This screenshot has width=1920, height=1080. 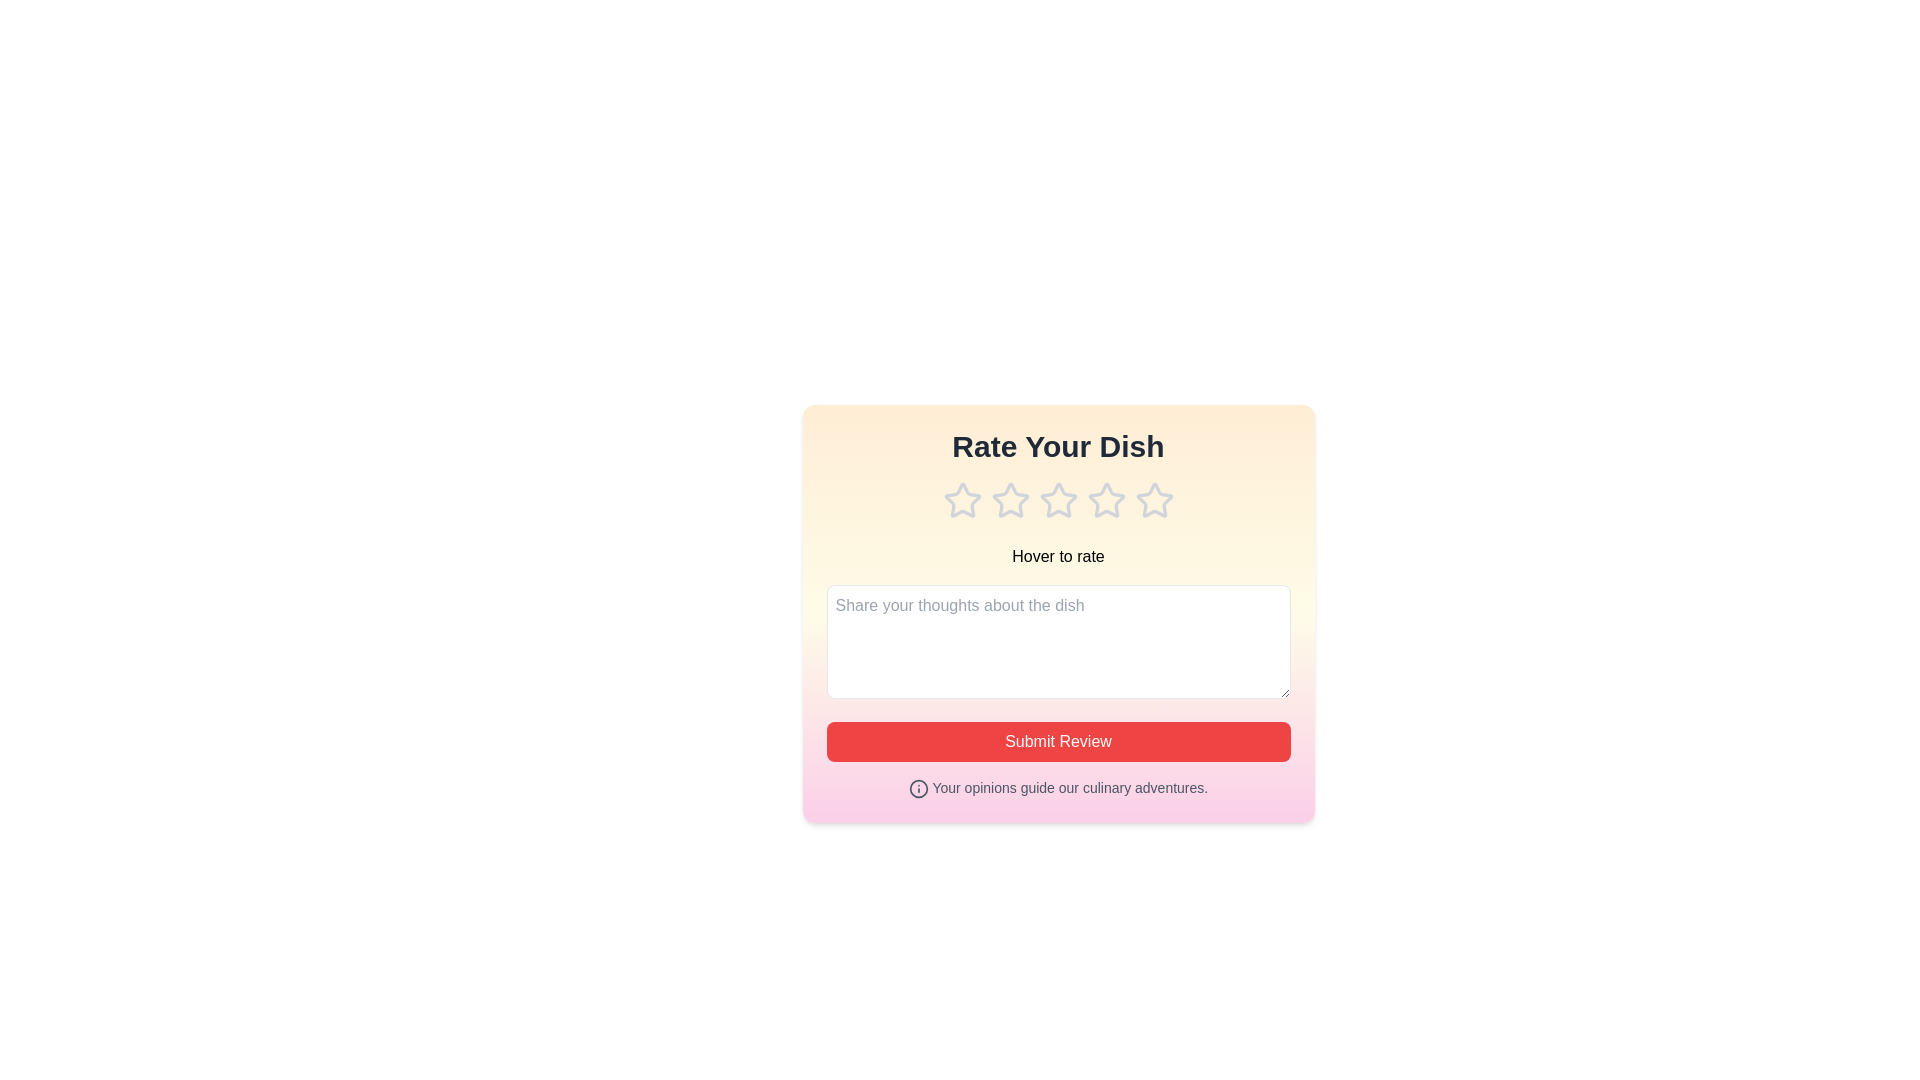 I want to click on the 'Submit Review' button to submit the feedback, so click(x=1057, y=741).